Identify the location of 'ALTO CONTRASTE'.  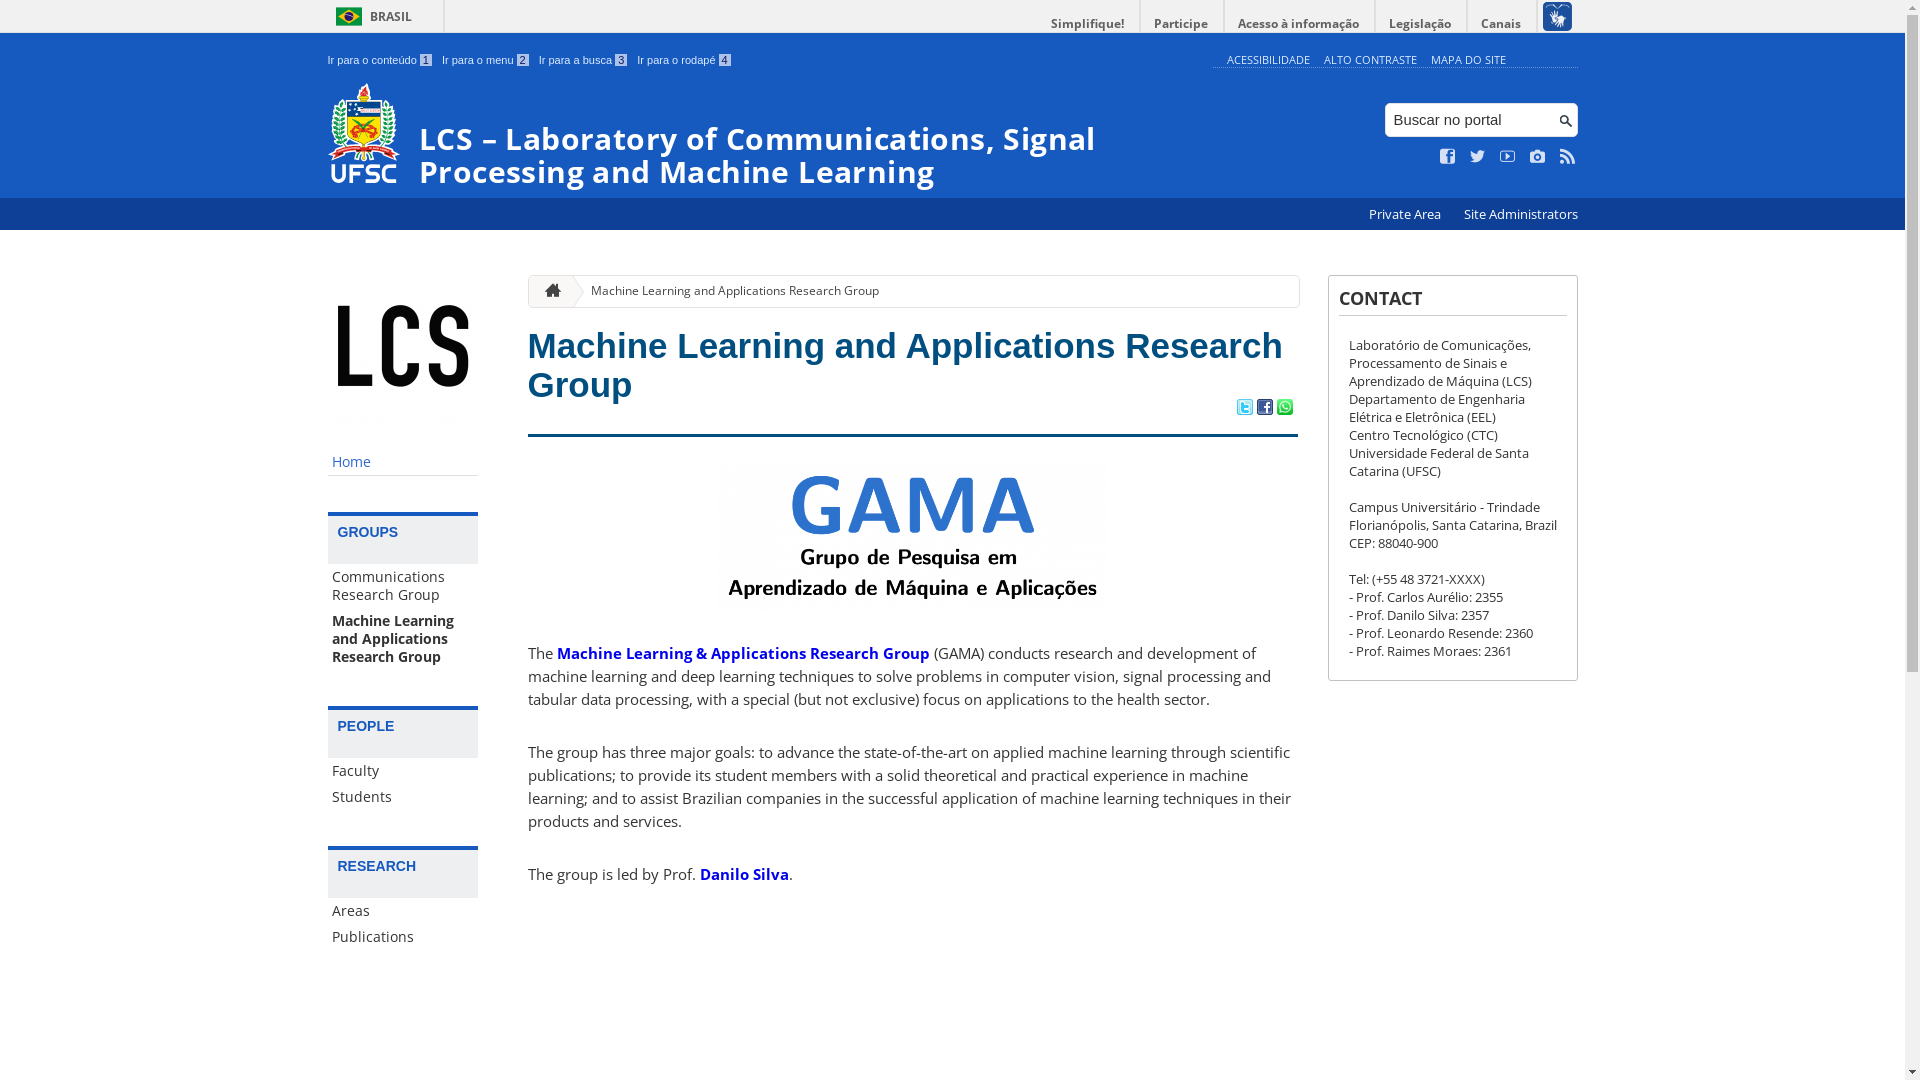
(1369, 58).